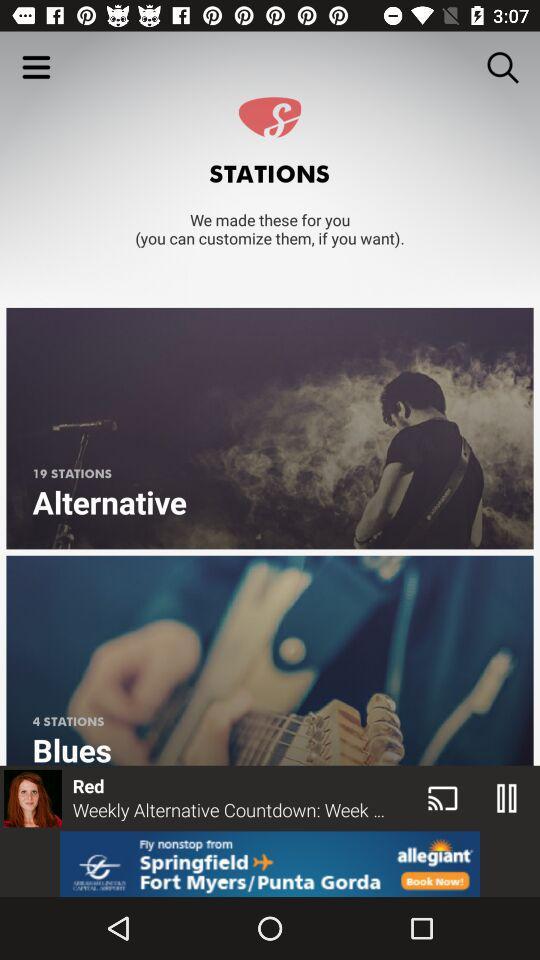 The image size is (540, 960). Describe the element at coordinates (507, 798) in the screenshot. I see `the pause icon` at that location.